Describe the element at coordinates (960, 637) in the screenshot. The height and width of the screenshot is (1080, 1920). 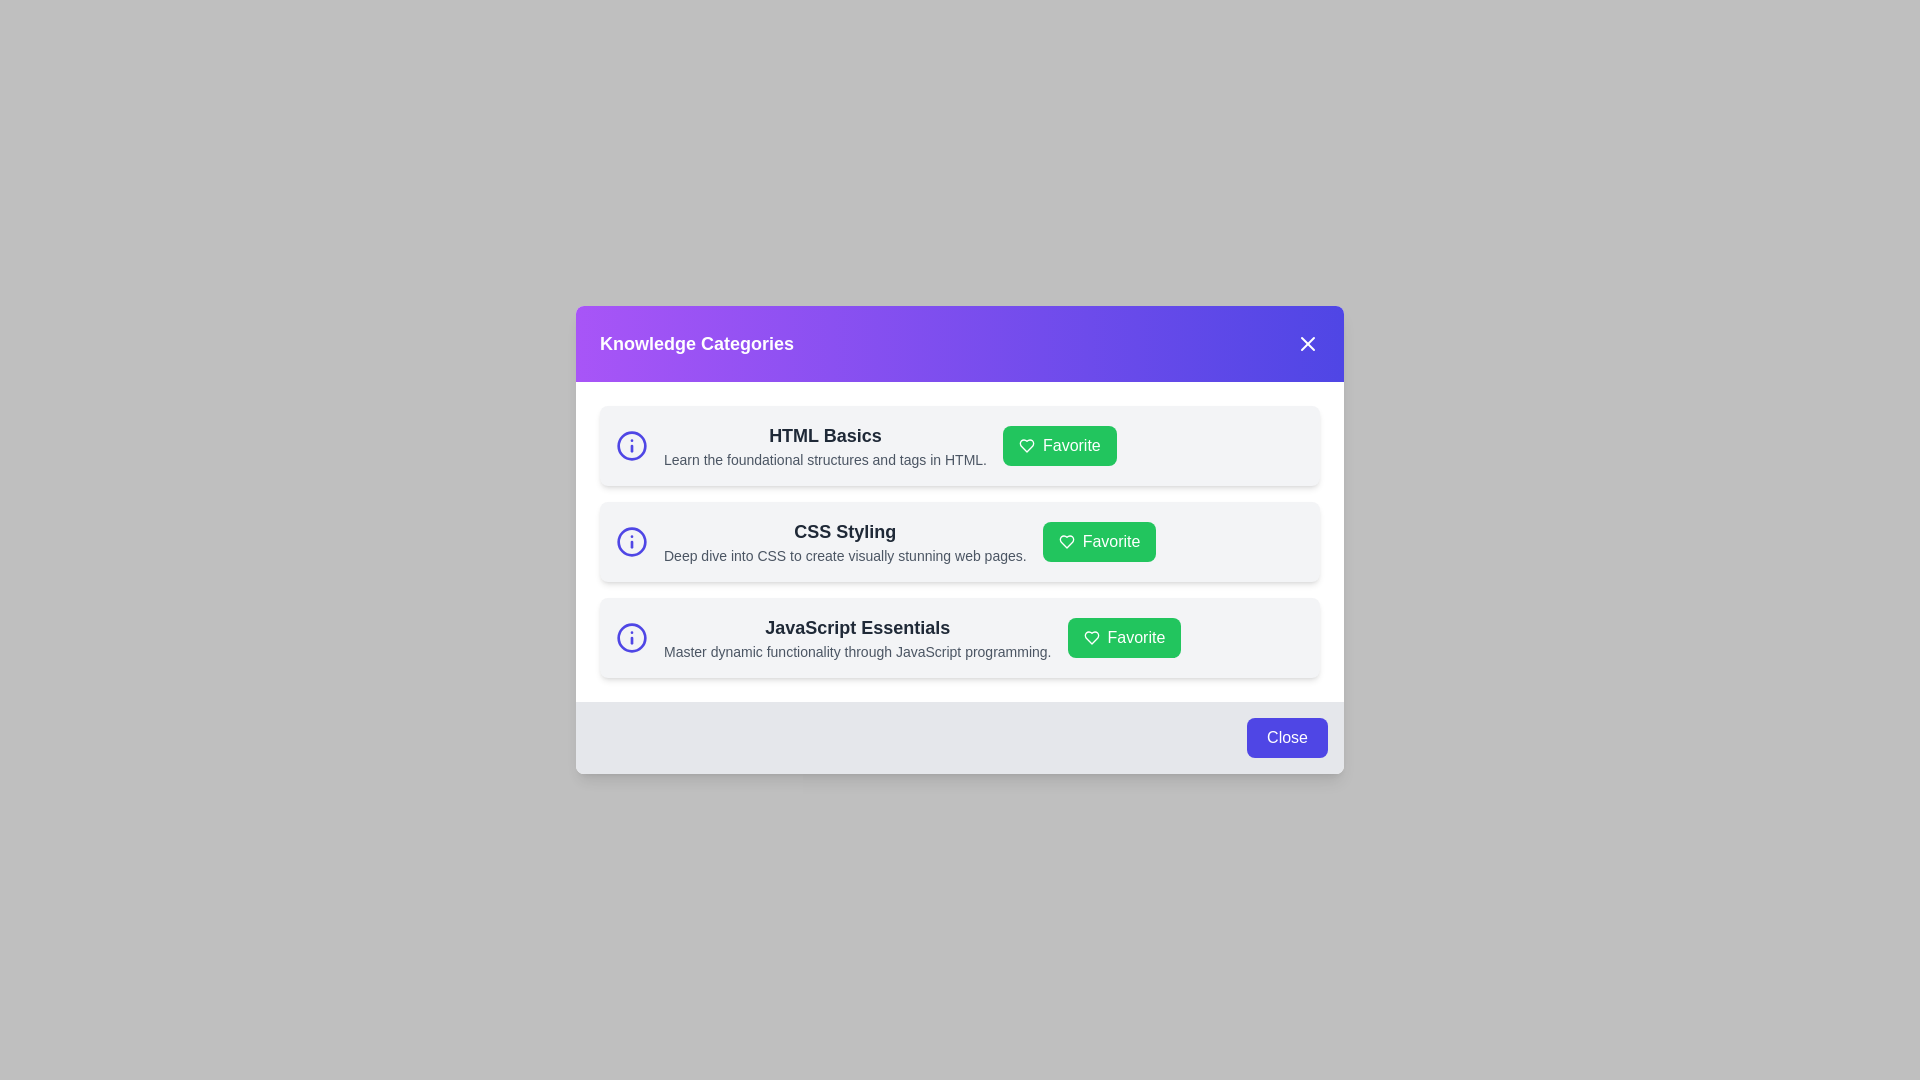
I see `the text content of the Information Card that presents the topic 'JavaScript Essentials'` at that location.